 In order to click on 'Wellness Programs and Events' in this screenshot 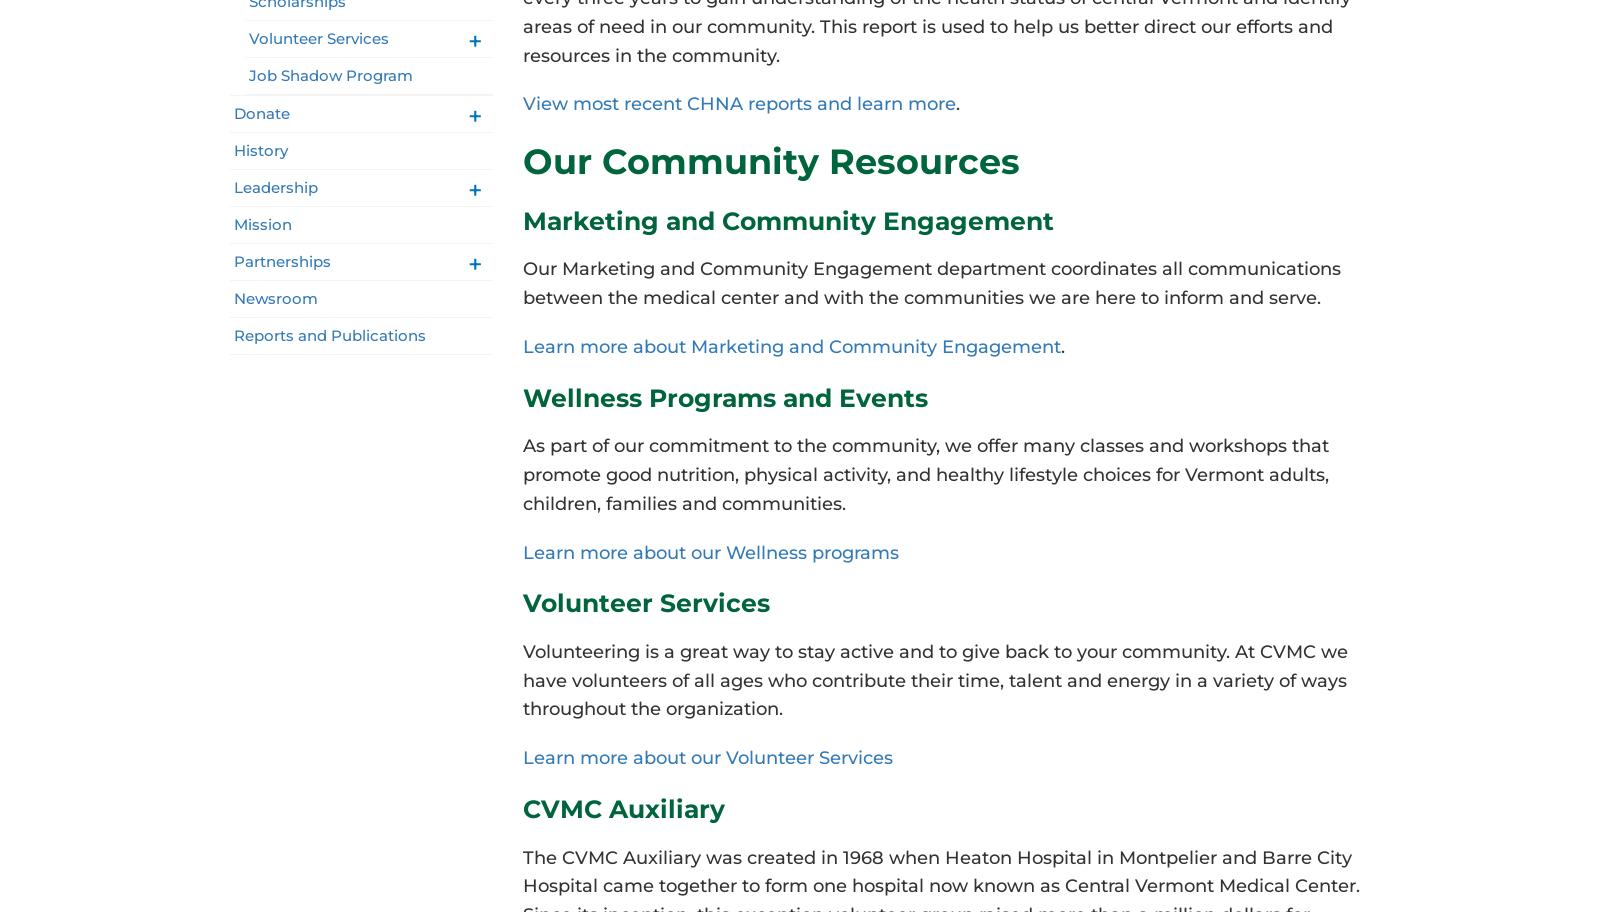, I will do `click(724, 396)`.